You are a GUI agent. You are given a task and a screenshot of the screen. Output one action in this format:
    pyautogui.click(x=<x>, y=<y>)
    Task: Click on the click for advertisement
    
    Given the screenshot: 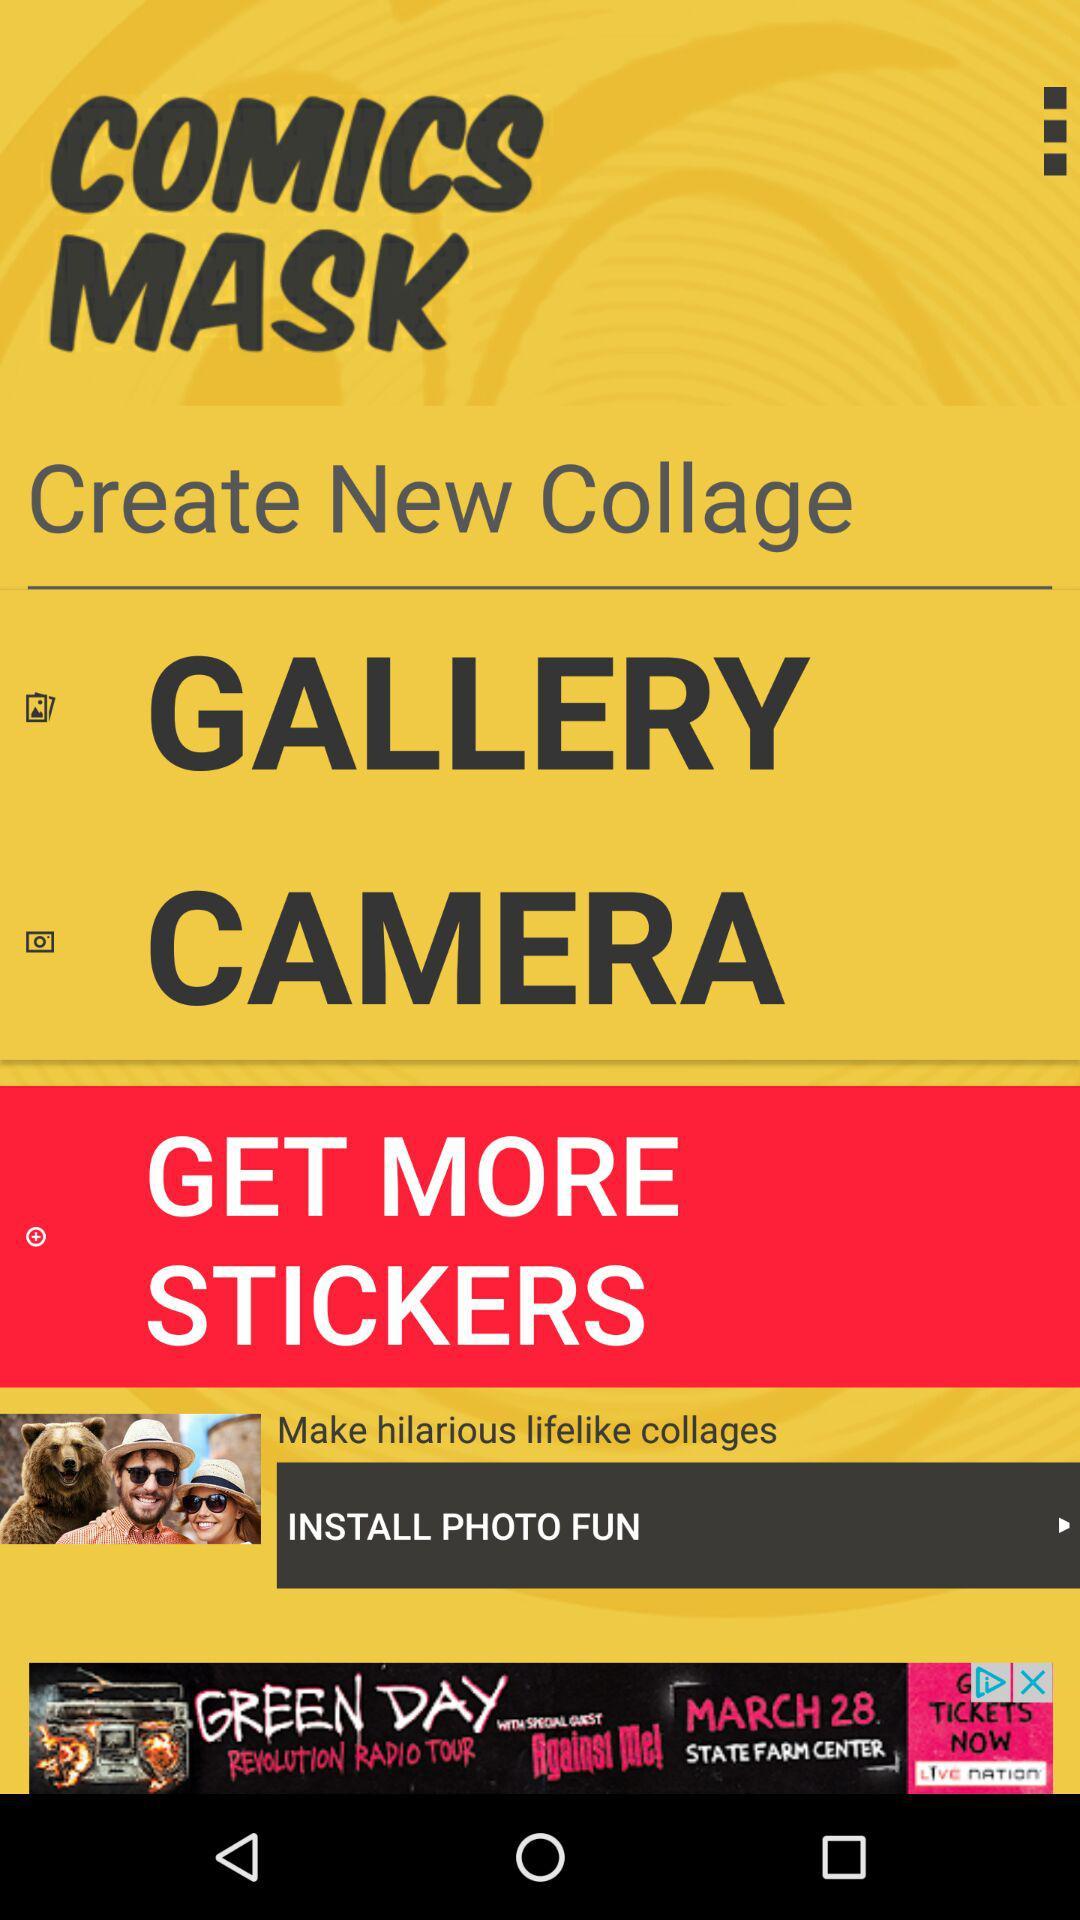 What is the action you would take?
    pyautogui.click(x=540, y=1727)
    